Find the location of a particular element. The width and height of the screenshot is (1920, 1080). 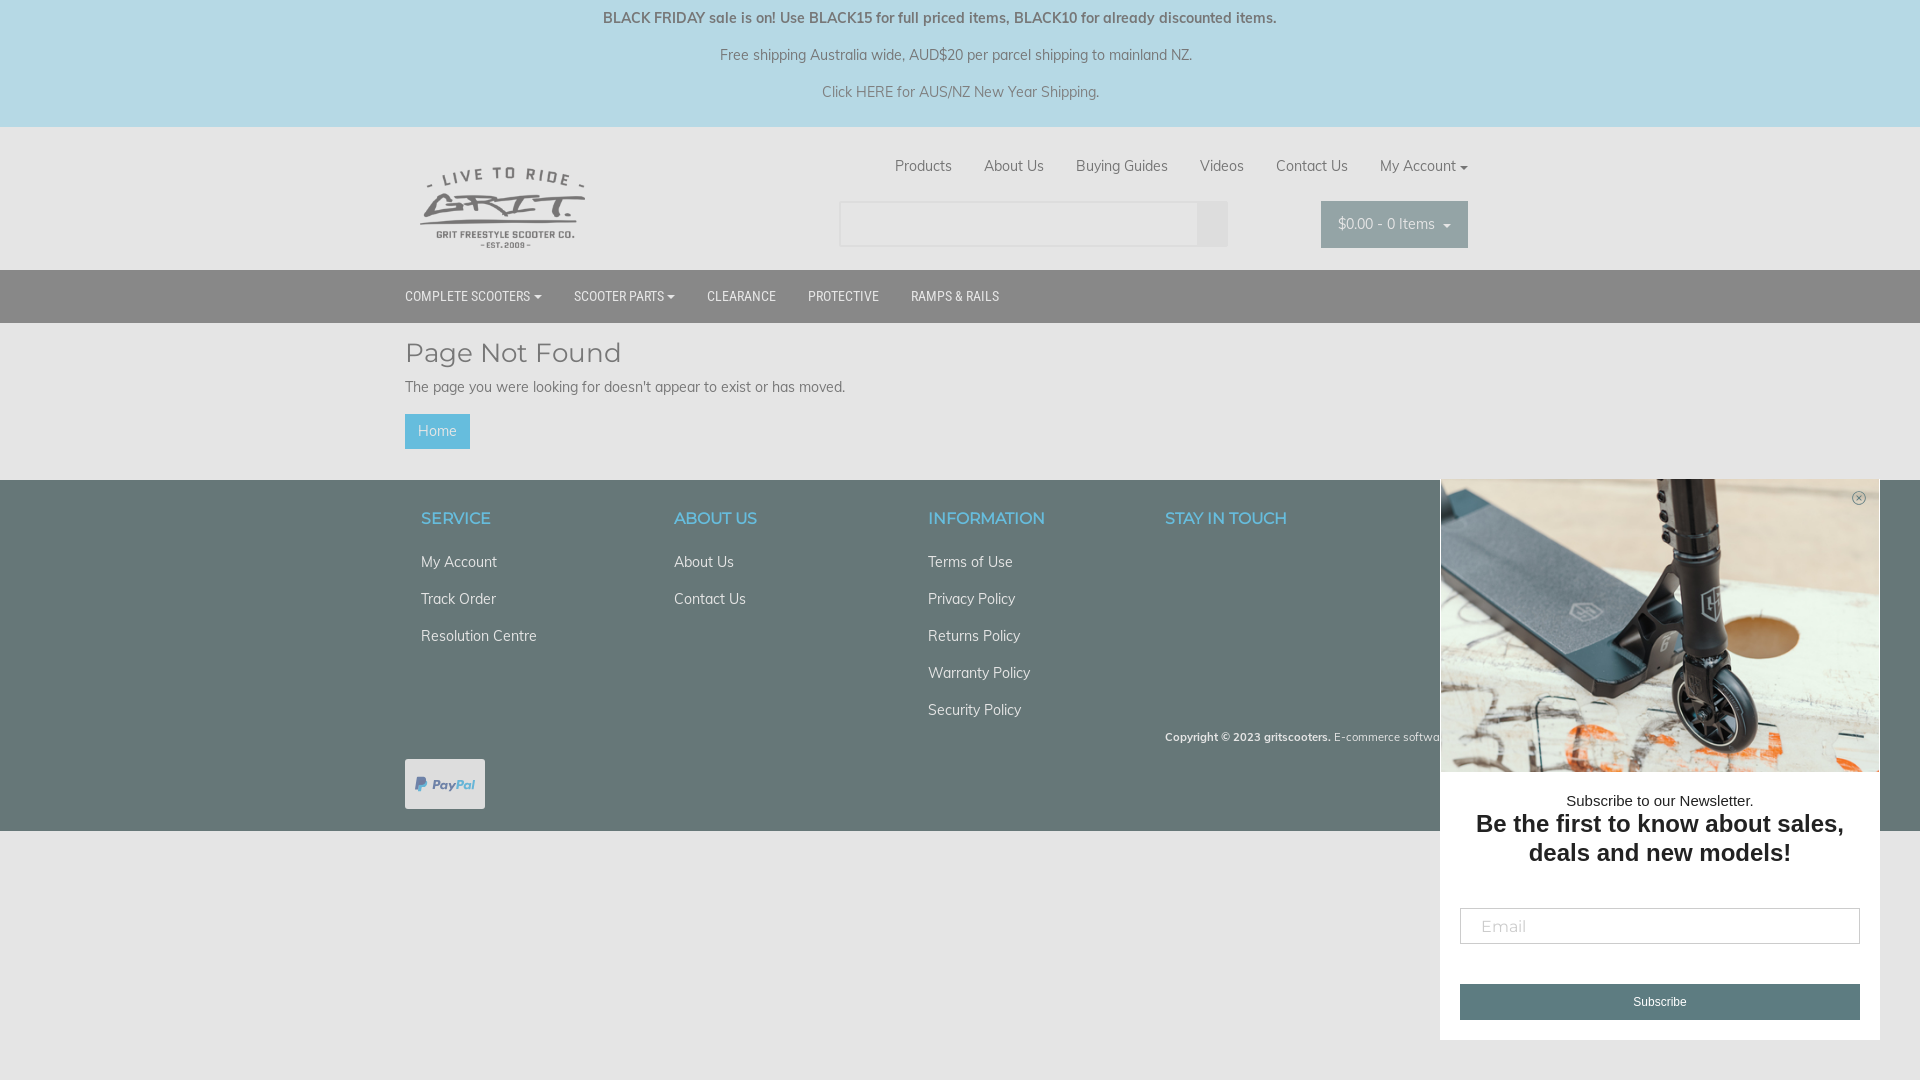

'Track Order' is located at coordinates (403, 598).